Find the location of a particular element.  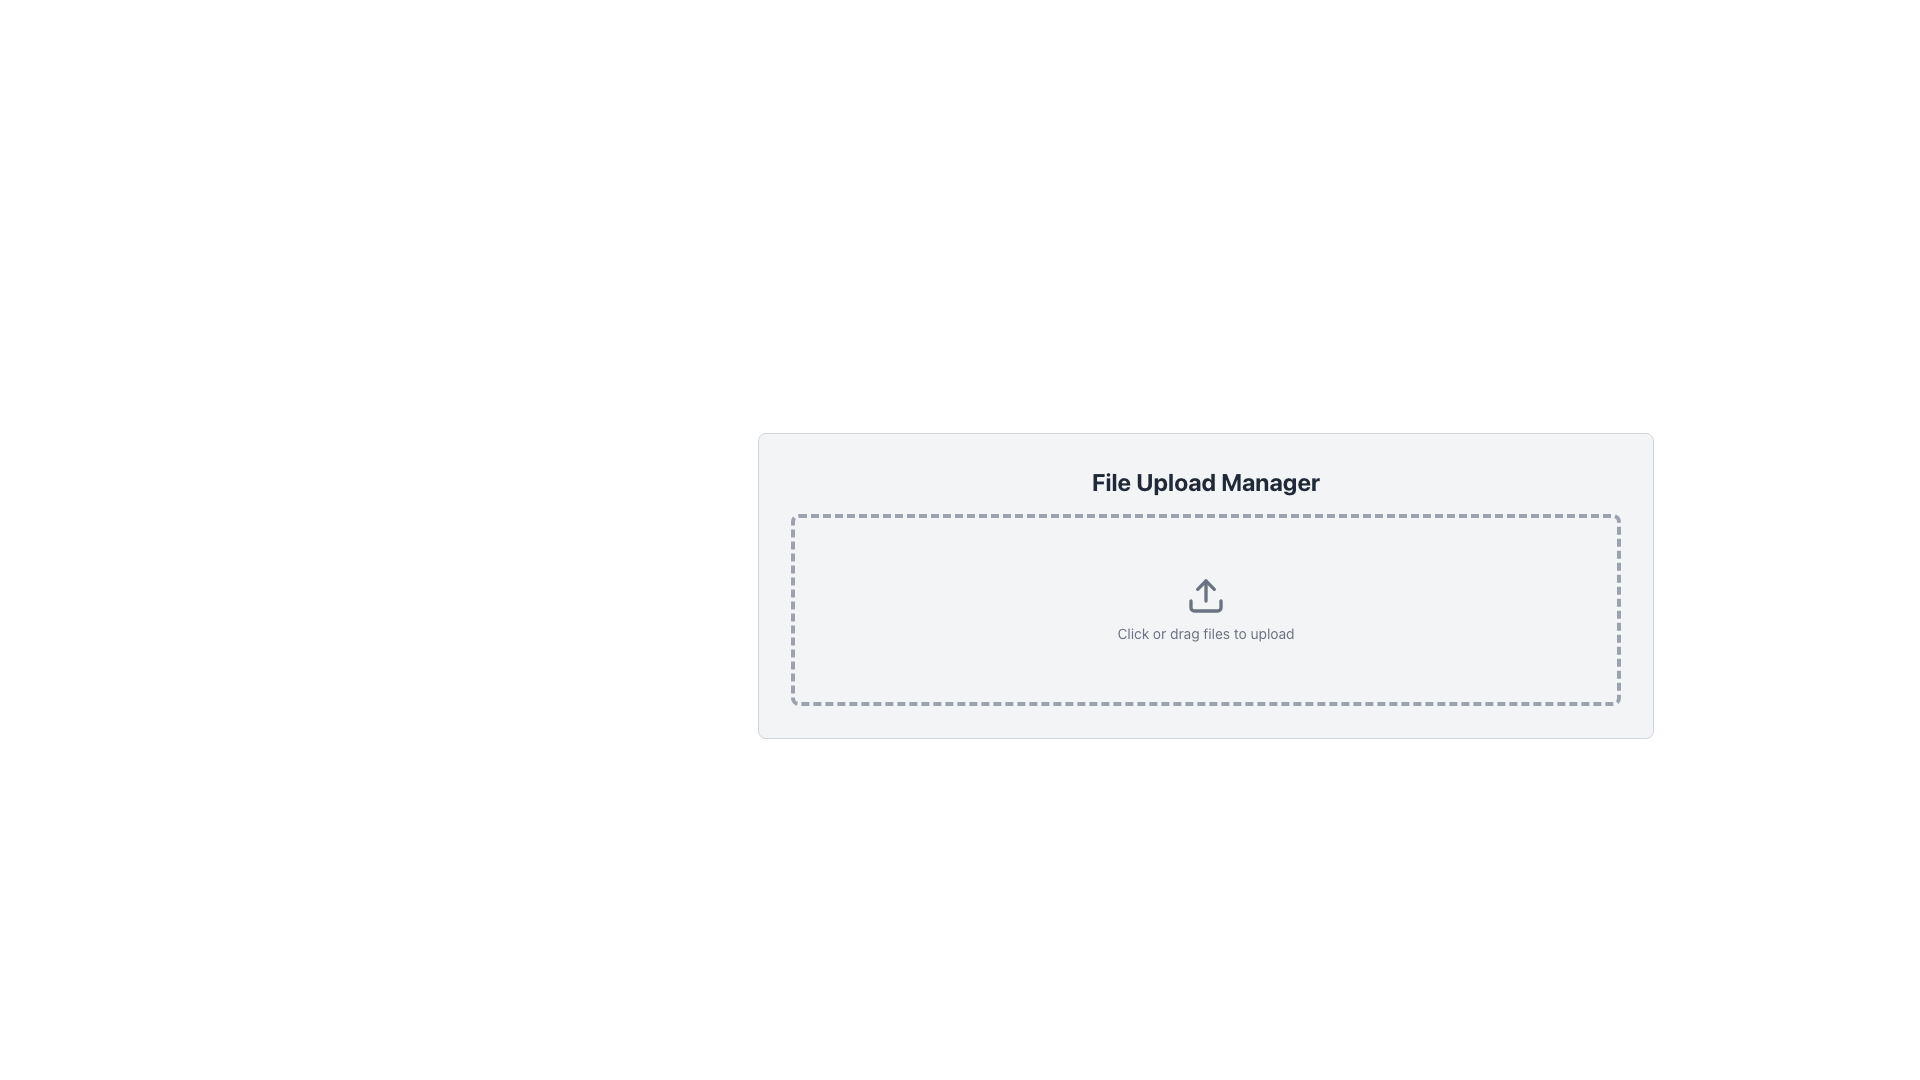

the interactive file upload area with dashed gray borders, which contains an upload icon and the text 'Click or drag files to upload' is located at coordinates (1204, 608).